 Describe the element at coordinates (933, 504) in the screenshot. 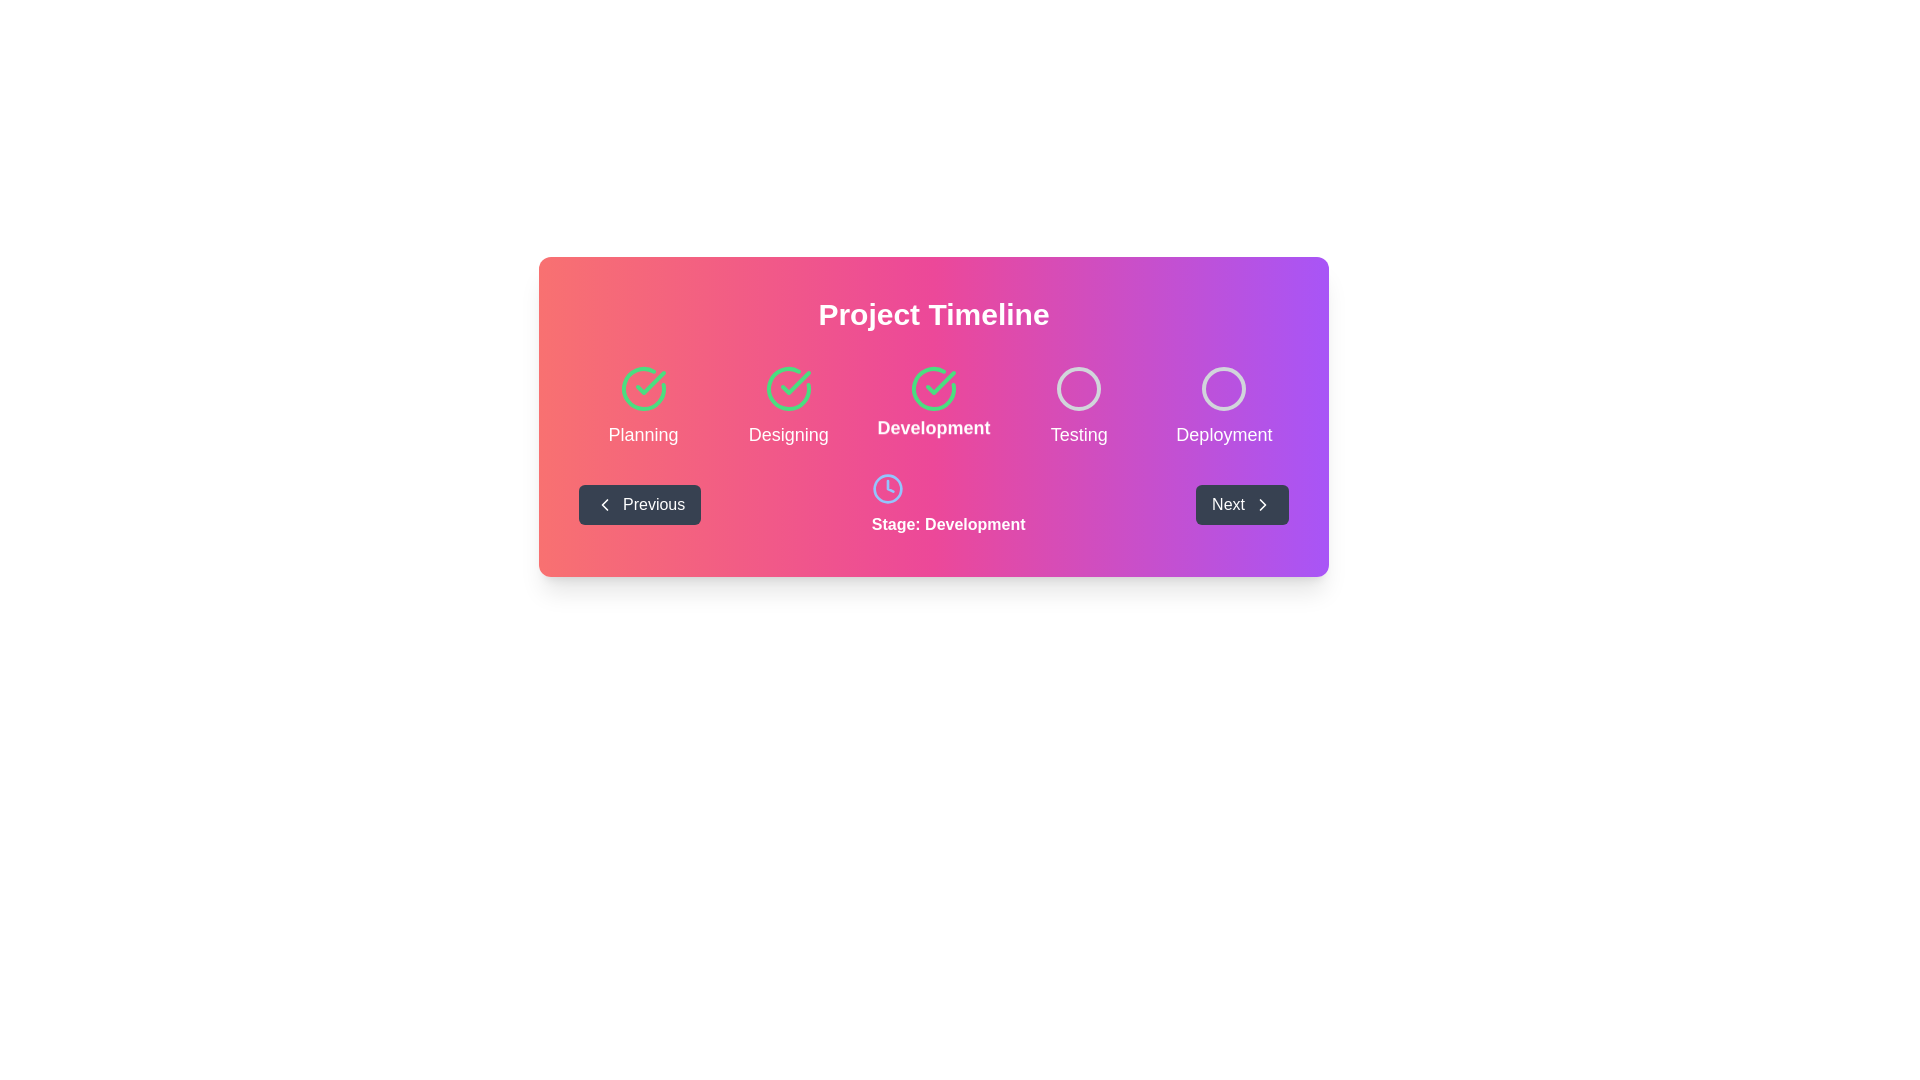

I see `the navigation bar located in the lower section of the 'Project Timeline' card` at that location.